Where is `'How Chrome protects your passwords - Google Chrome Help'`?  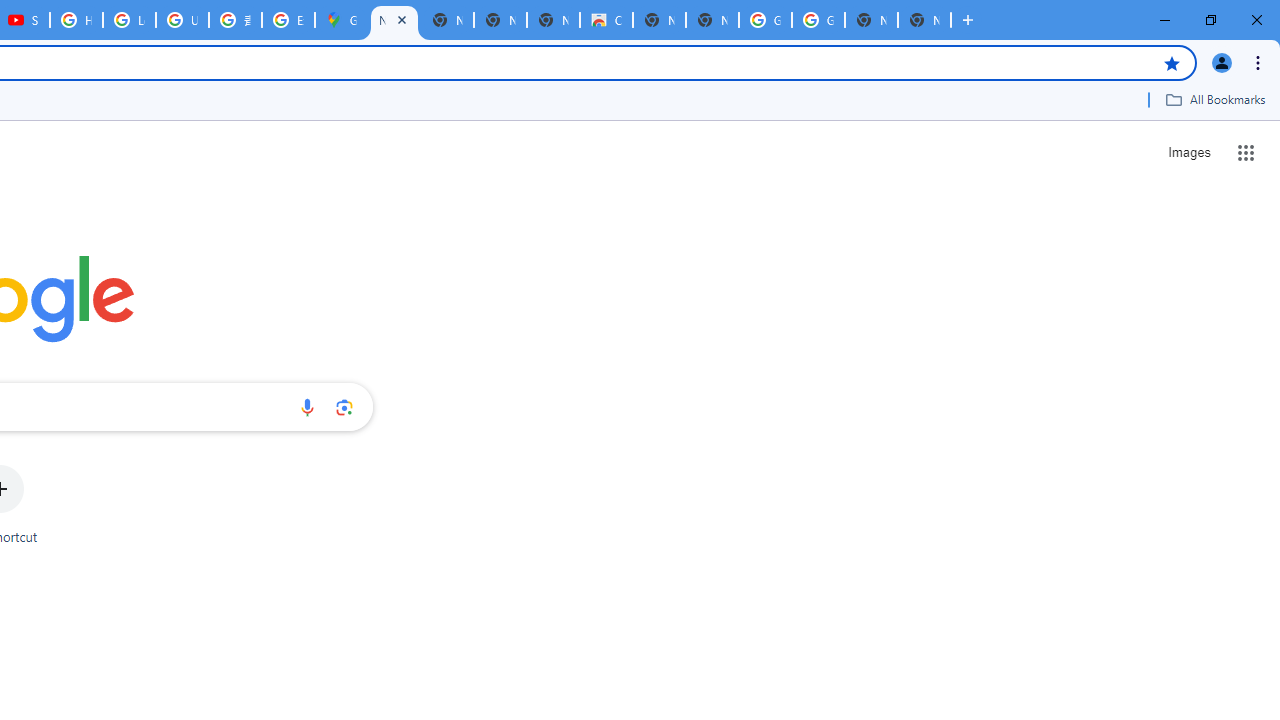
'How Chrome protects your passwords - Google Chrome Help' is located at coordinates (76, 20).